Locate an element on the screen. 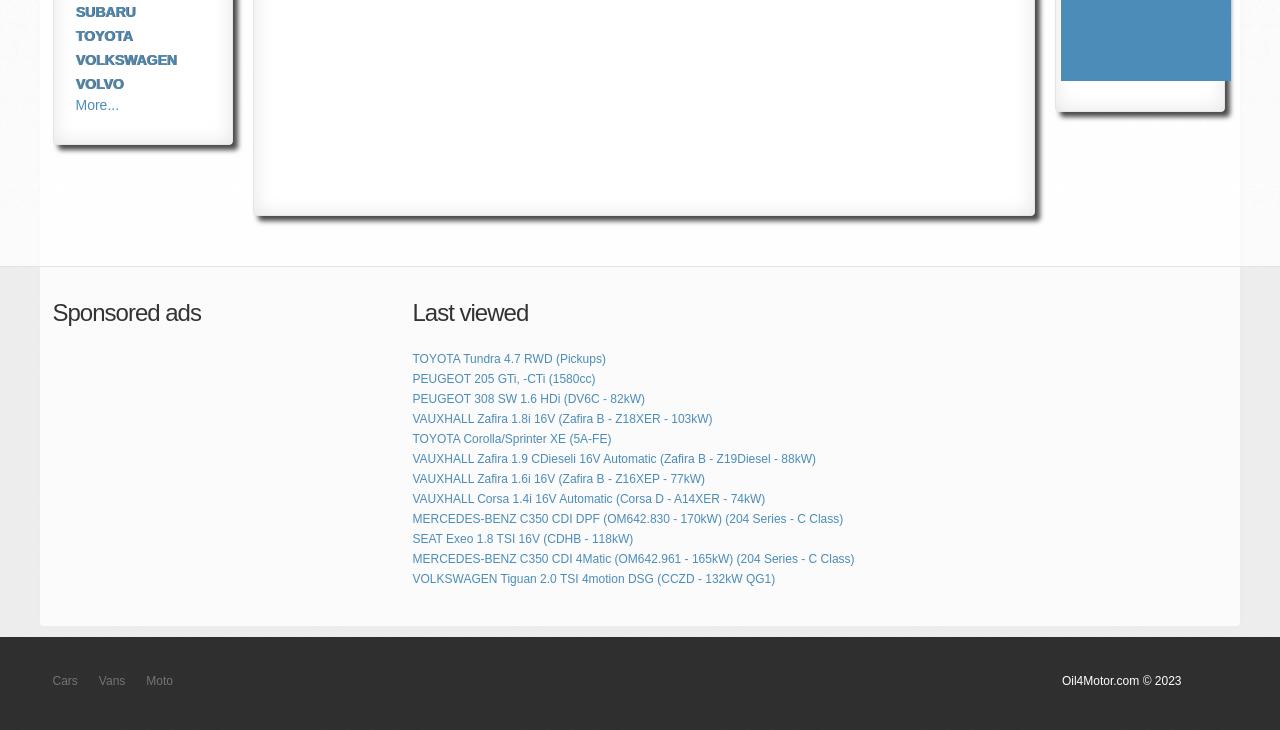 The width and height of the screenshot is (1280, 730). 'Cars' is located at coordinates (64, 681).